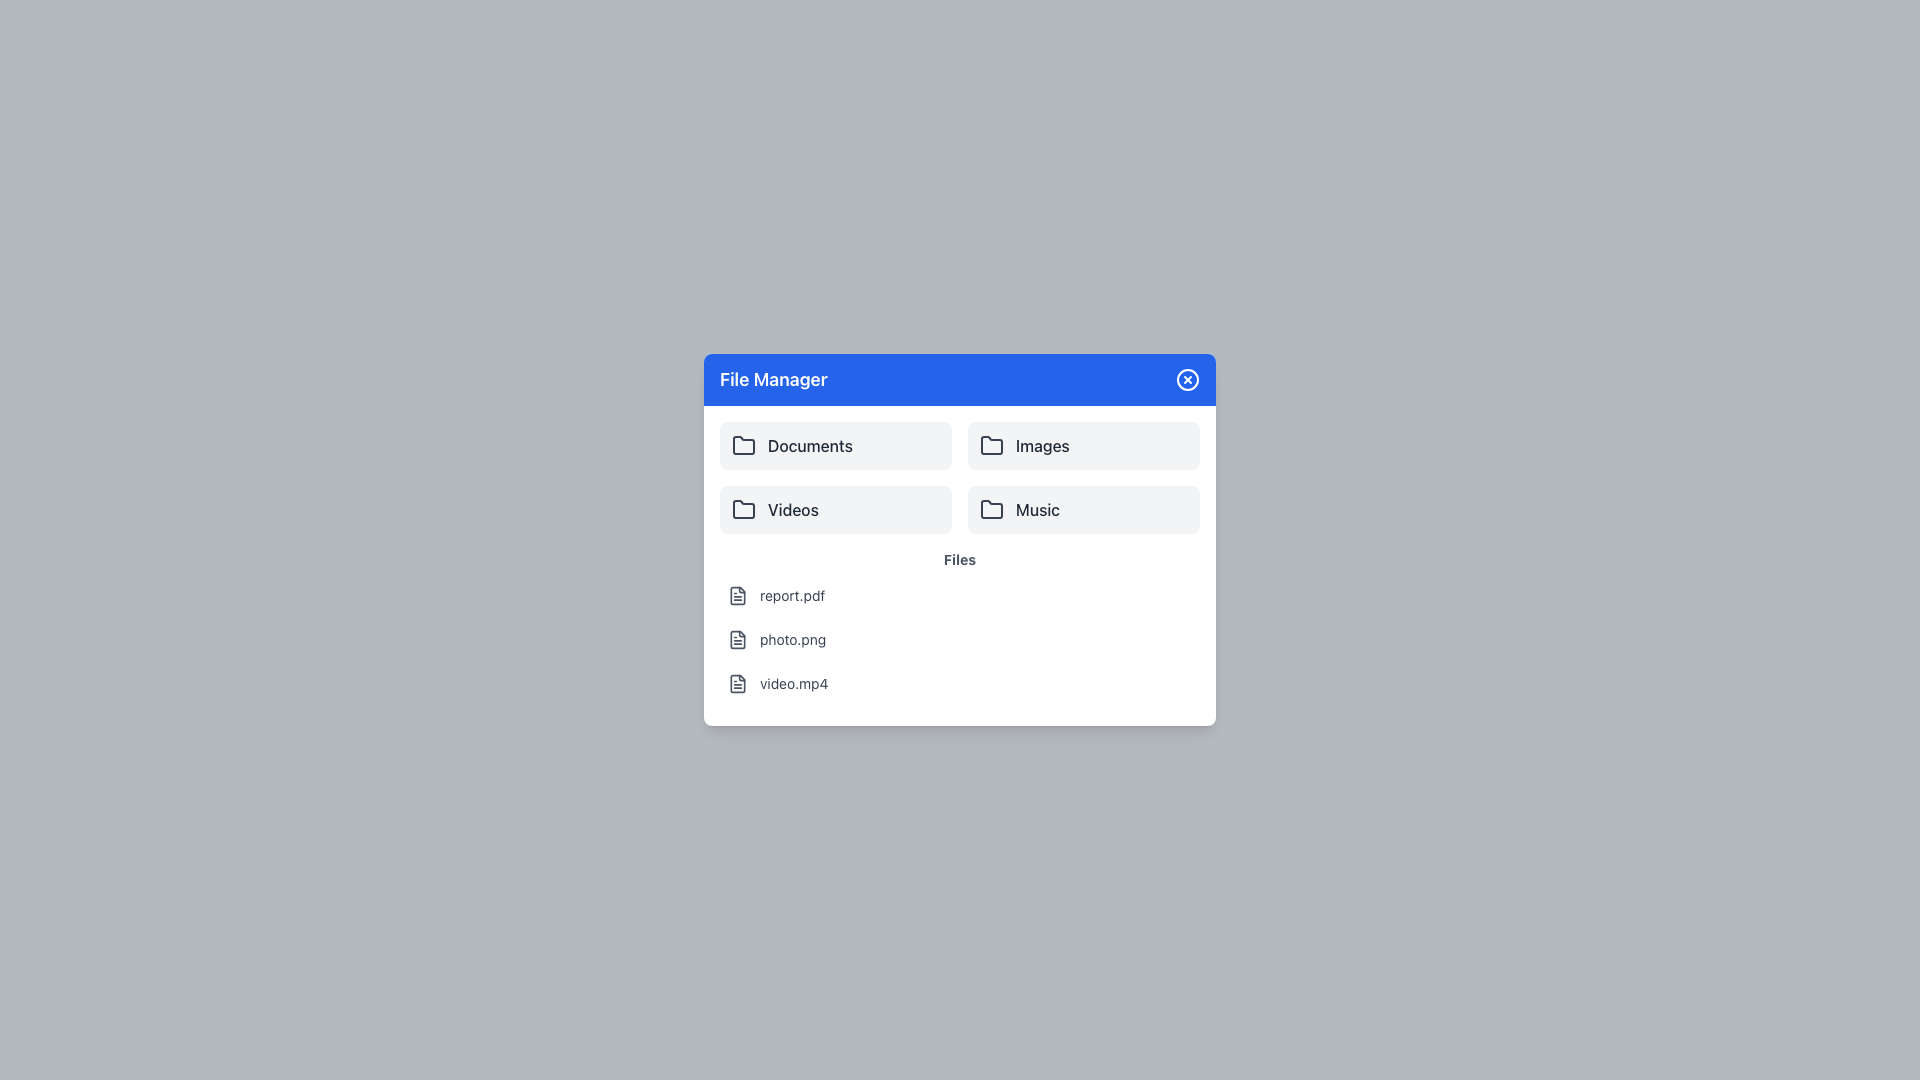  I want to click on the document icon representing the file type located to the left of the filename 'video.mp4' in the 'Files' section of the 'File Manager' interface, so click(737, 682).